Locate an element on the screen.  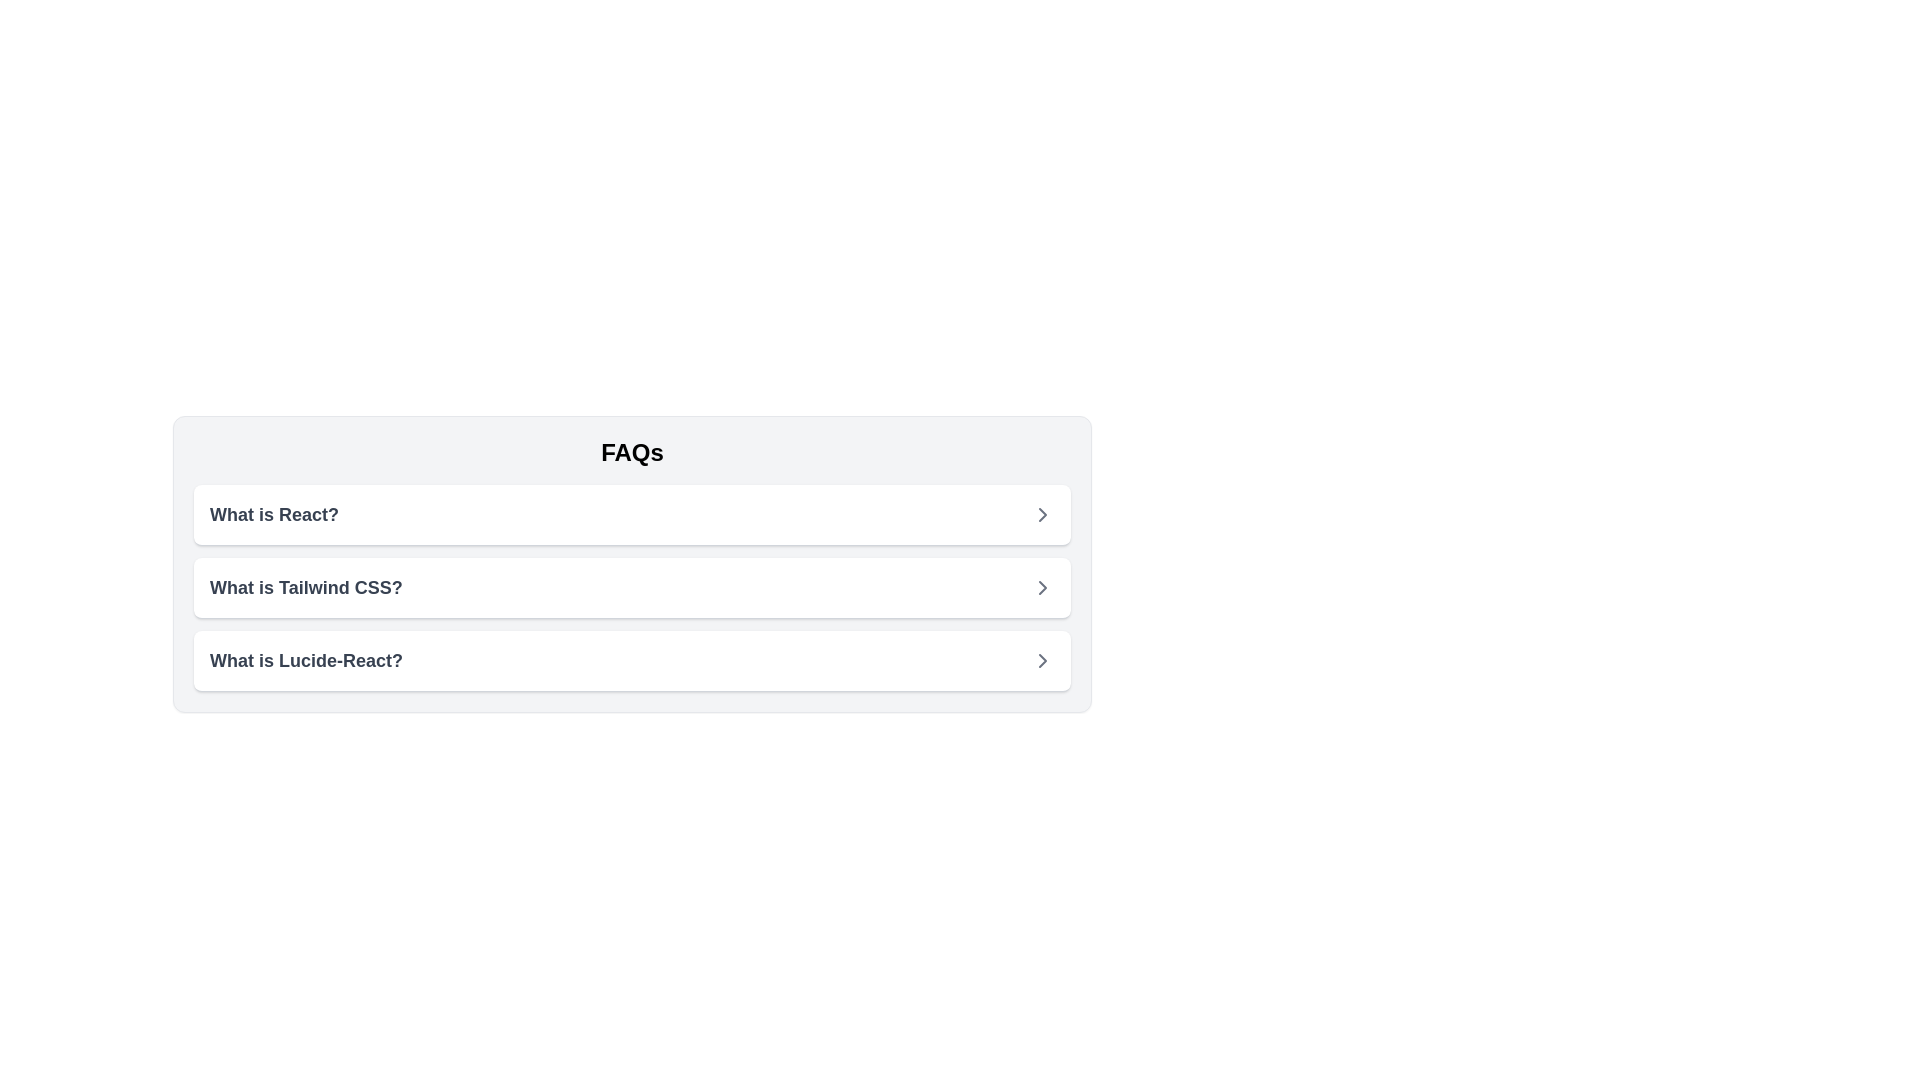
the third clickable list item in the FAQ list is located at coordinates (631, 660).